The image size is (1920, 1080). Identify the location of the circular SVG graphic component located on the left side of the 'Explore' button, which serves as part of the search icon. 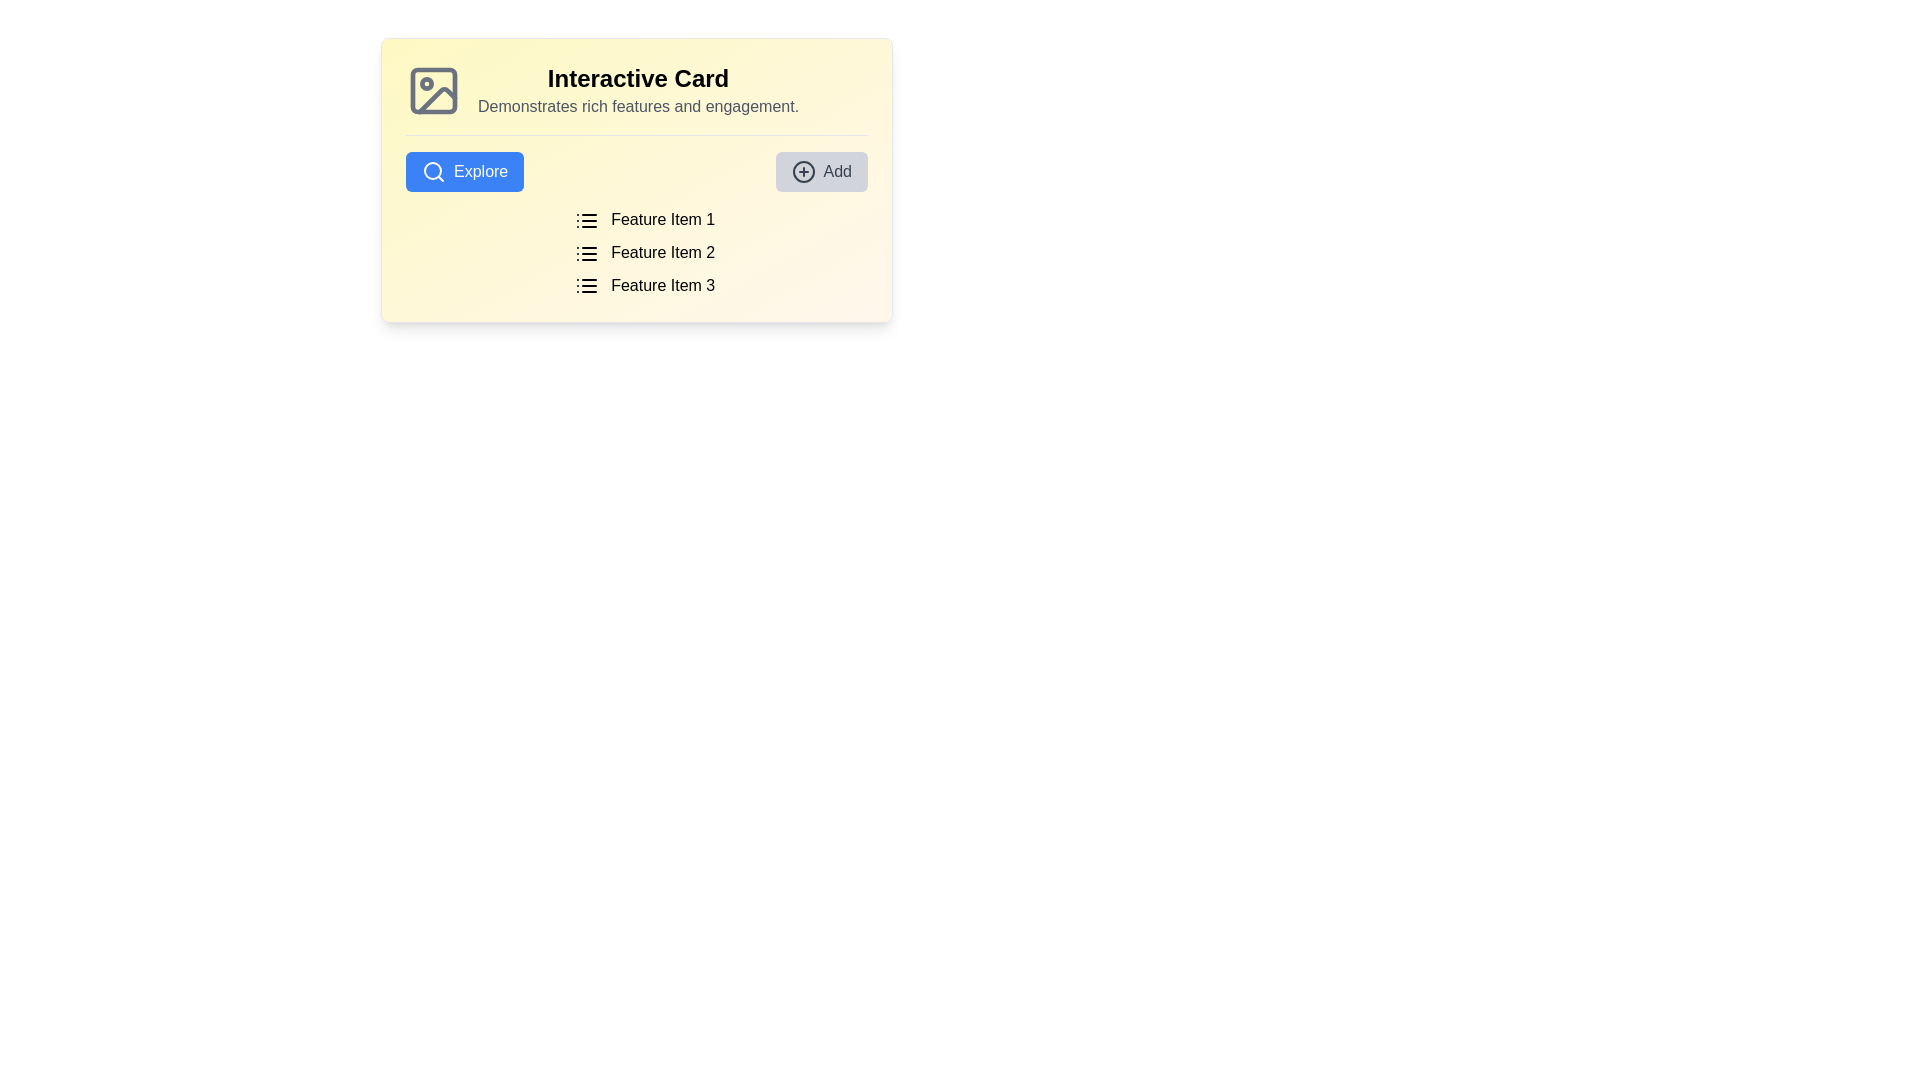
(431, 169).